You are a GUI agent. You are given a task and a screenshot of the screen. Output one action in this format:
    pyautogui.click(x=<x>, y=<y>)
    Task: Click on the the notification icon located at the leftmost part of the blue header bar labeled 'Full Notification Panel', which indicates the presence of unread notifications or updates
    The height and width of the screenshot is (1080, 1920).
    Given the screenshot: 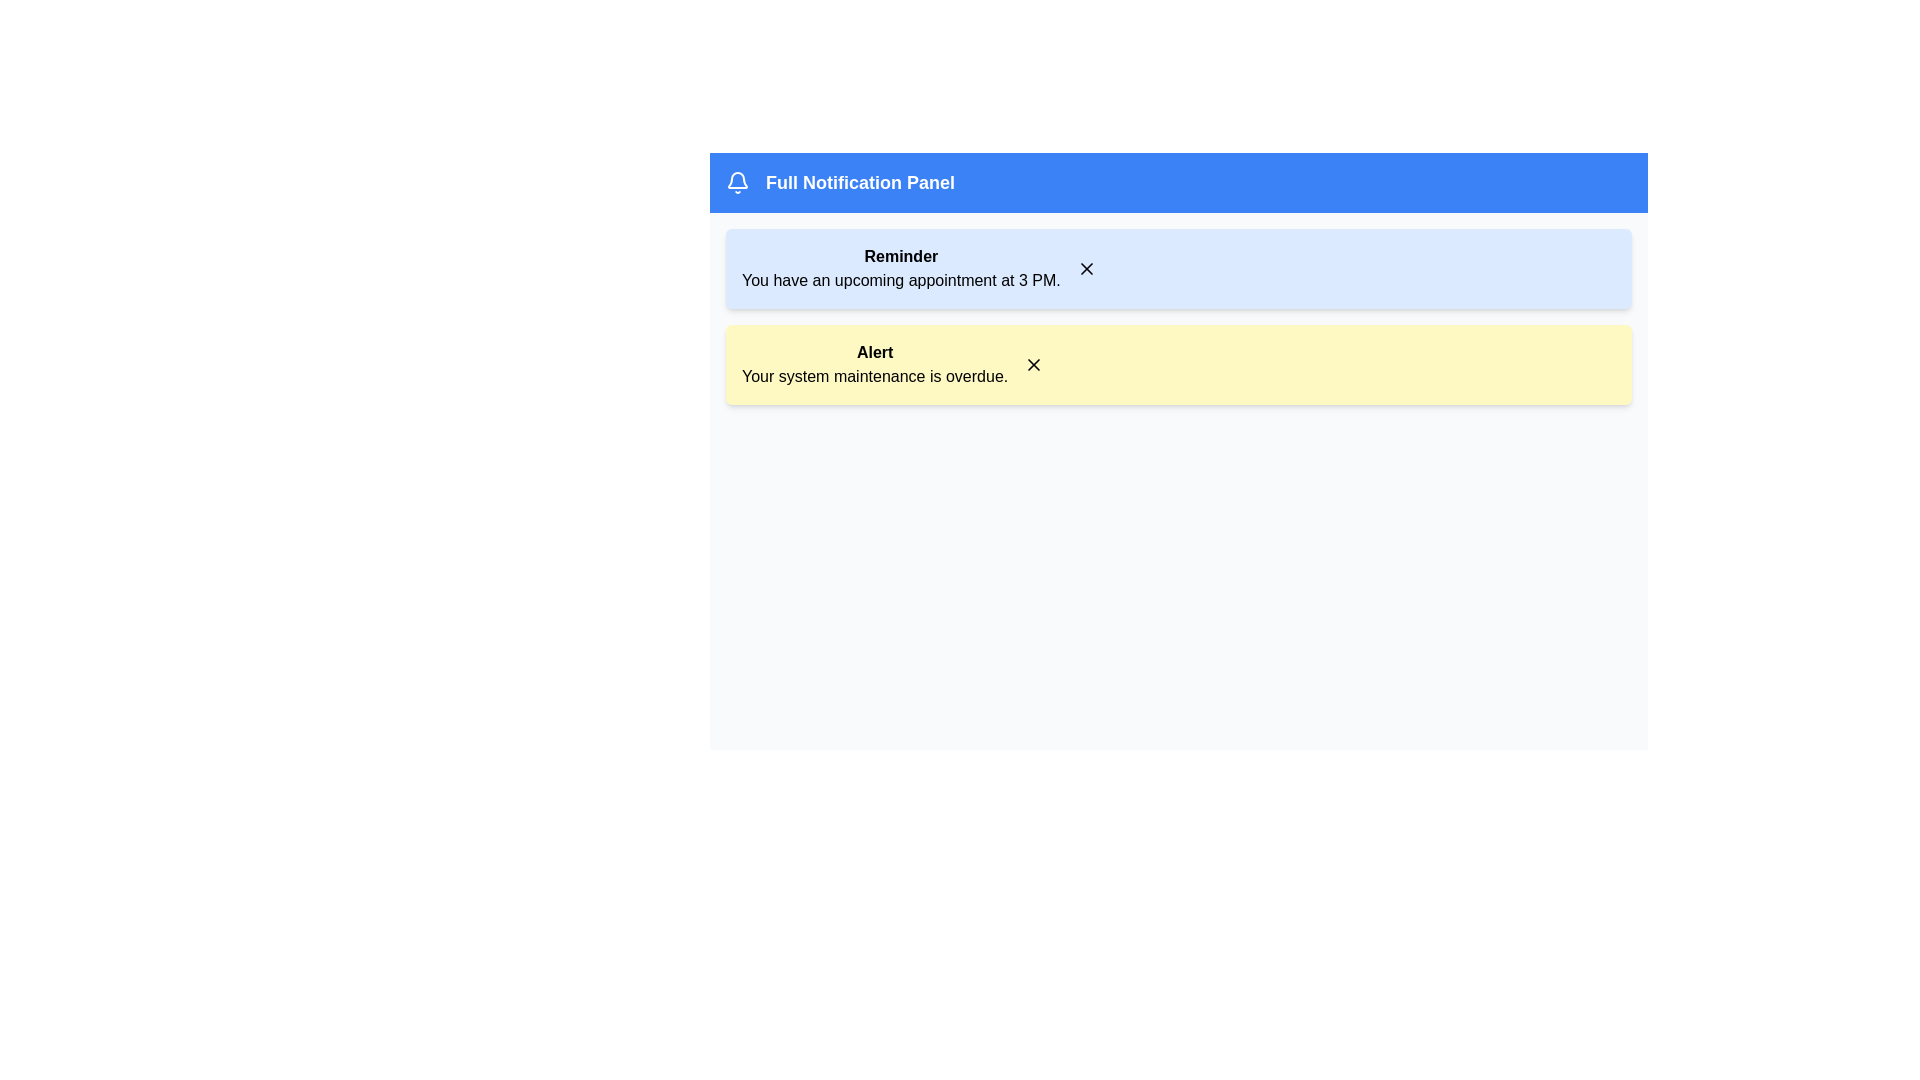 What is the action you would take?
    pyautogui.click(x=737, y=182)
    